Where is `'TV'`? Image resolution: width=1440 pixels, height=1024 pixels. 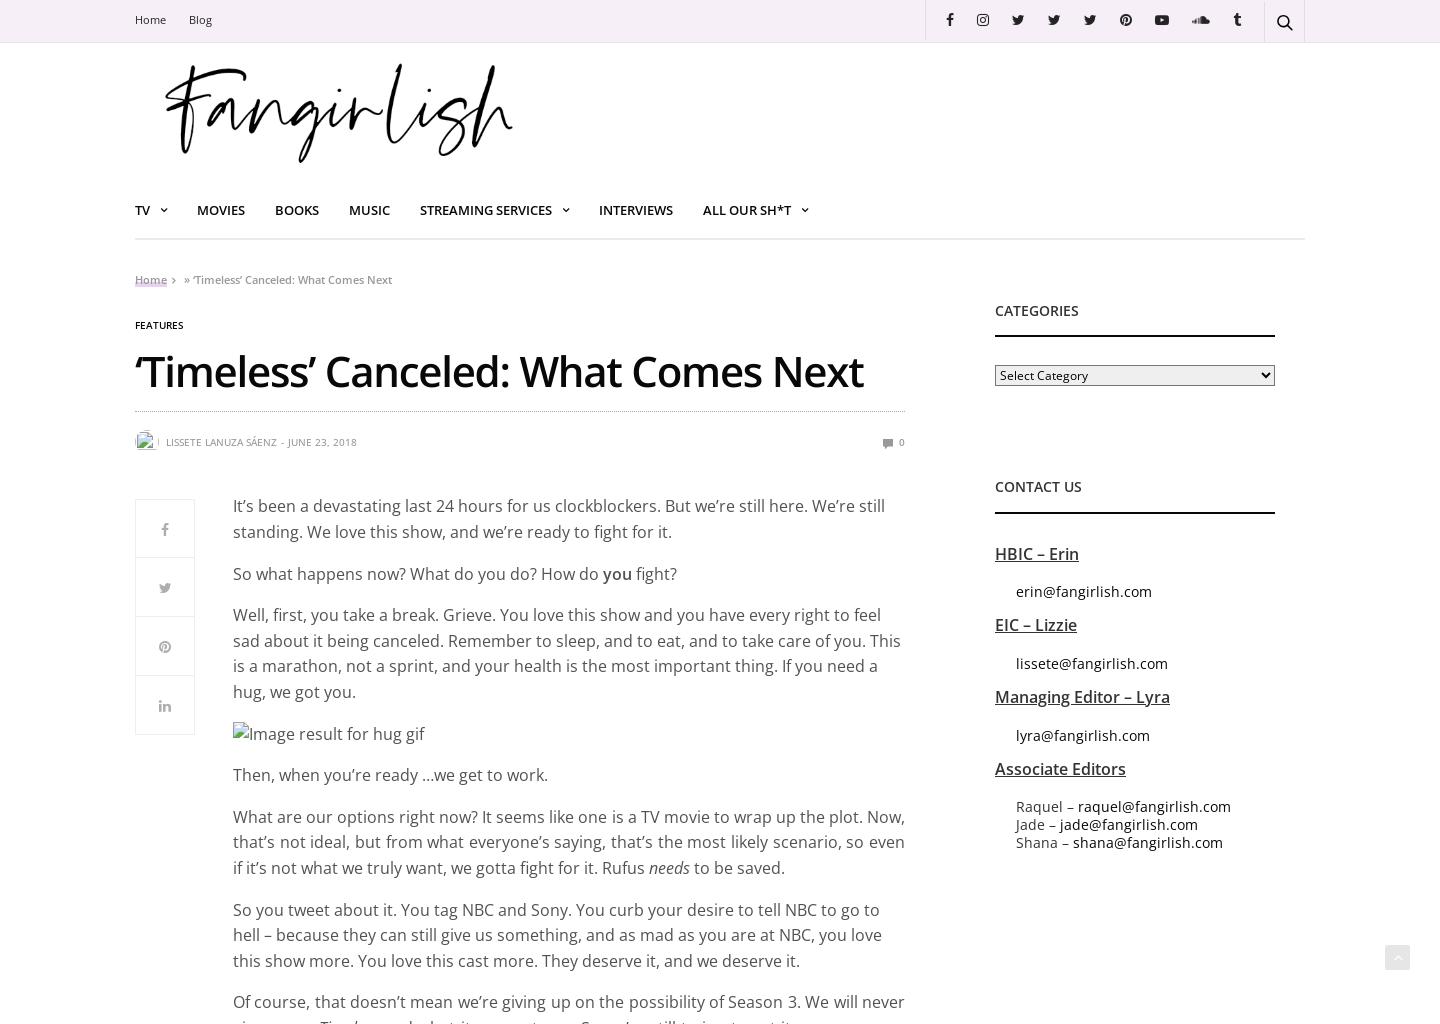 'TV' is located at coordinates (141, 210).